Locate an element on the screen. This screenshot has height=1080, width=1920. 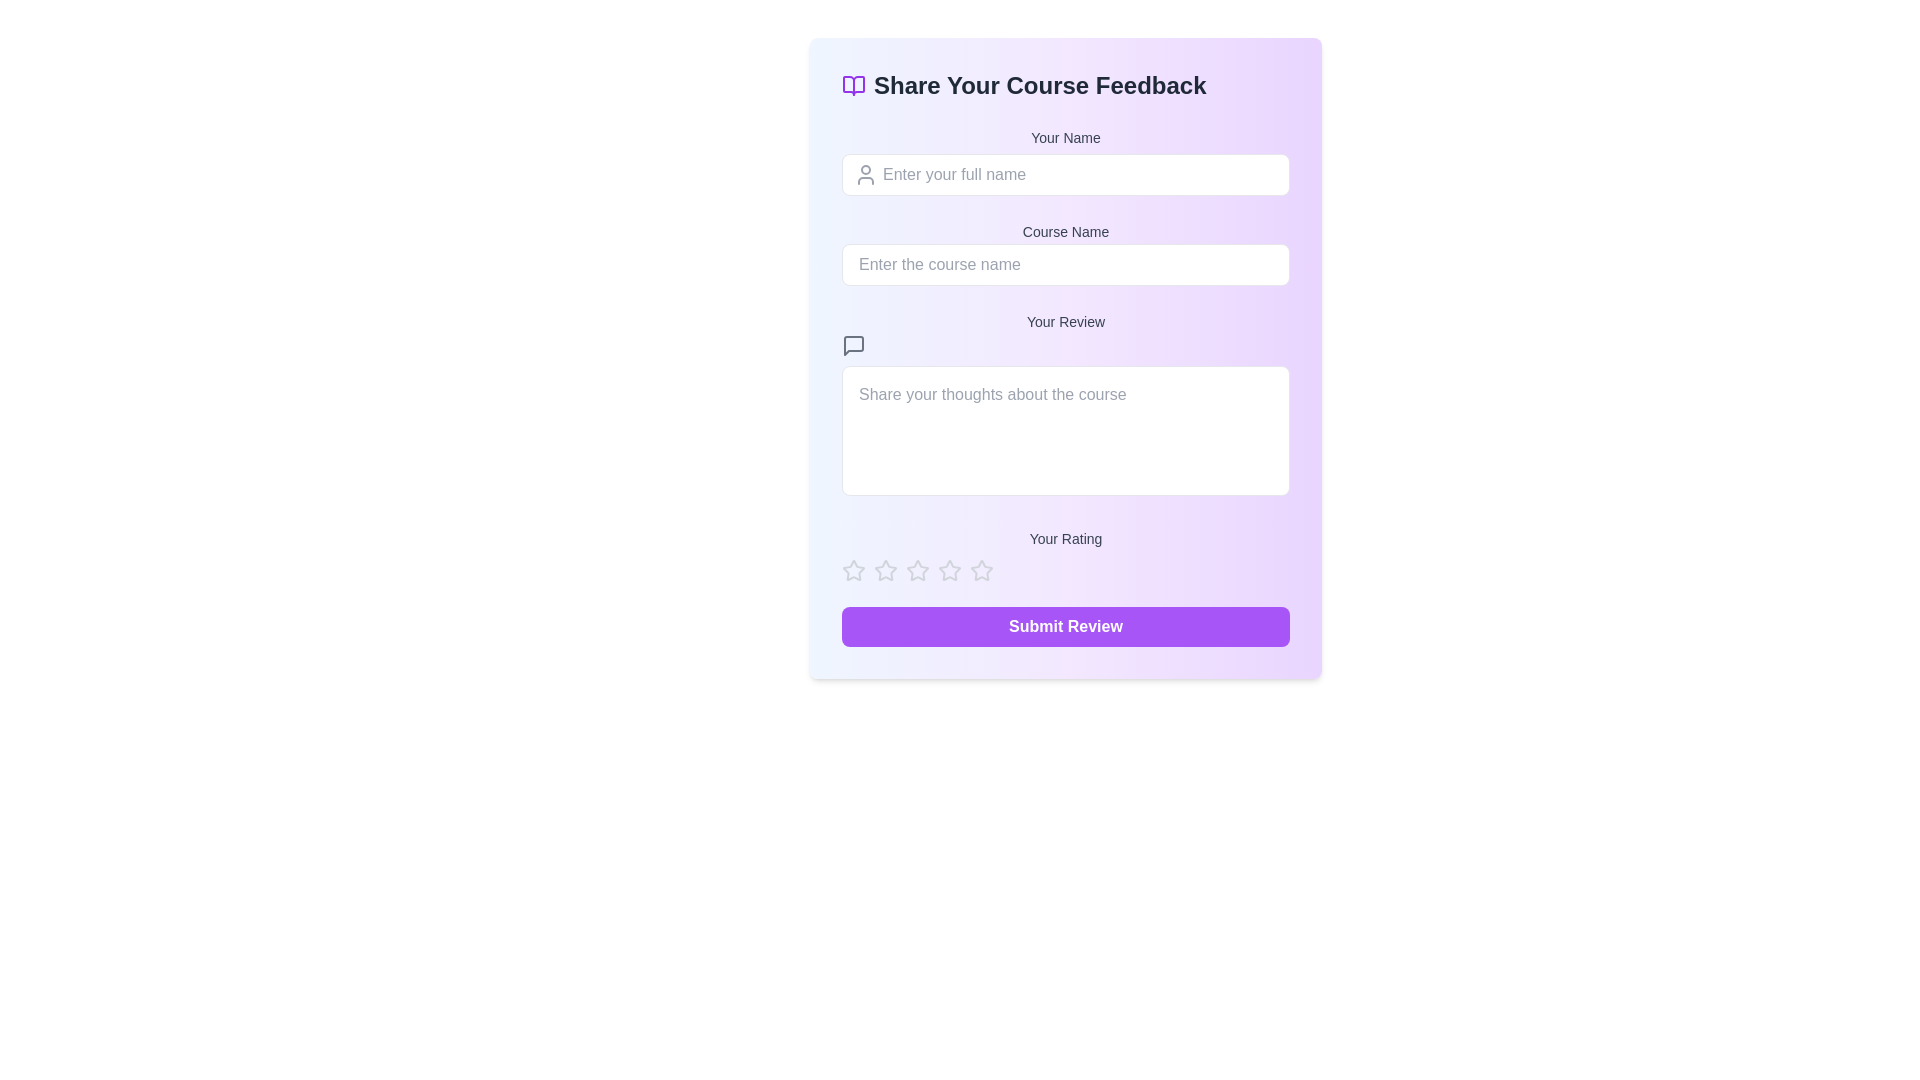
the first star icon in the 'Your Rating' section is located at coordinates (885, 570).